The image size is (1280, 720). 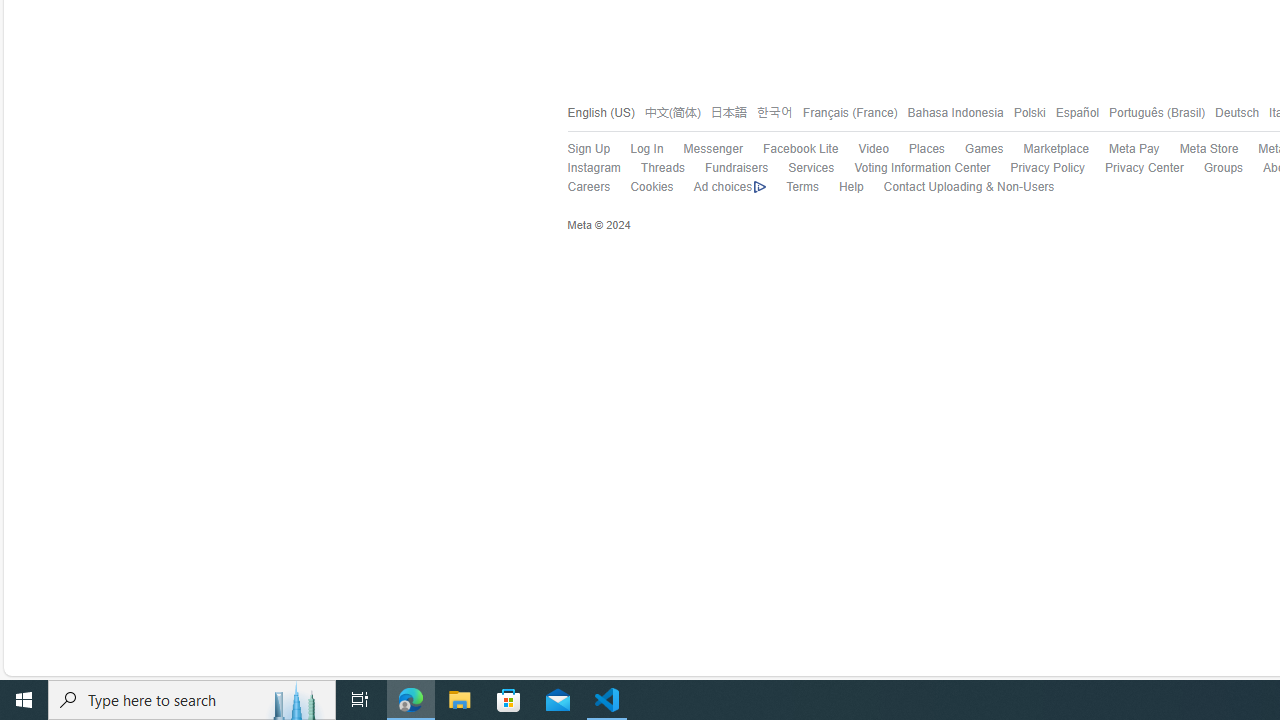 What do you see at coordinates (791, 187) in the screenshot?
I see `'Terms'` at bounding box center [791, 187].